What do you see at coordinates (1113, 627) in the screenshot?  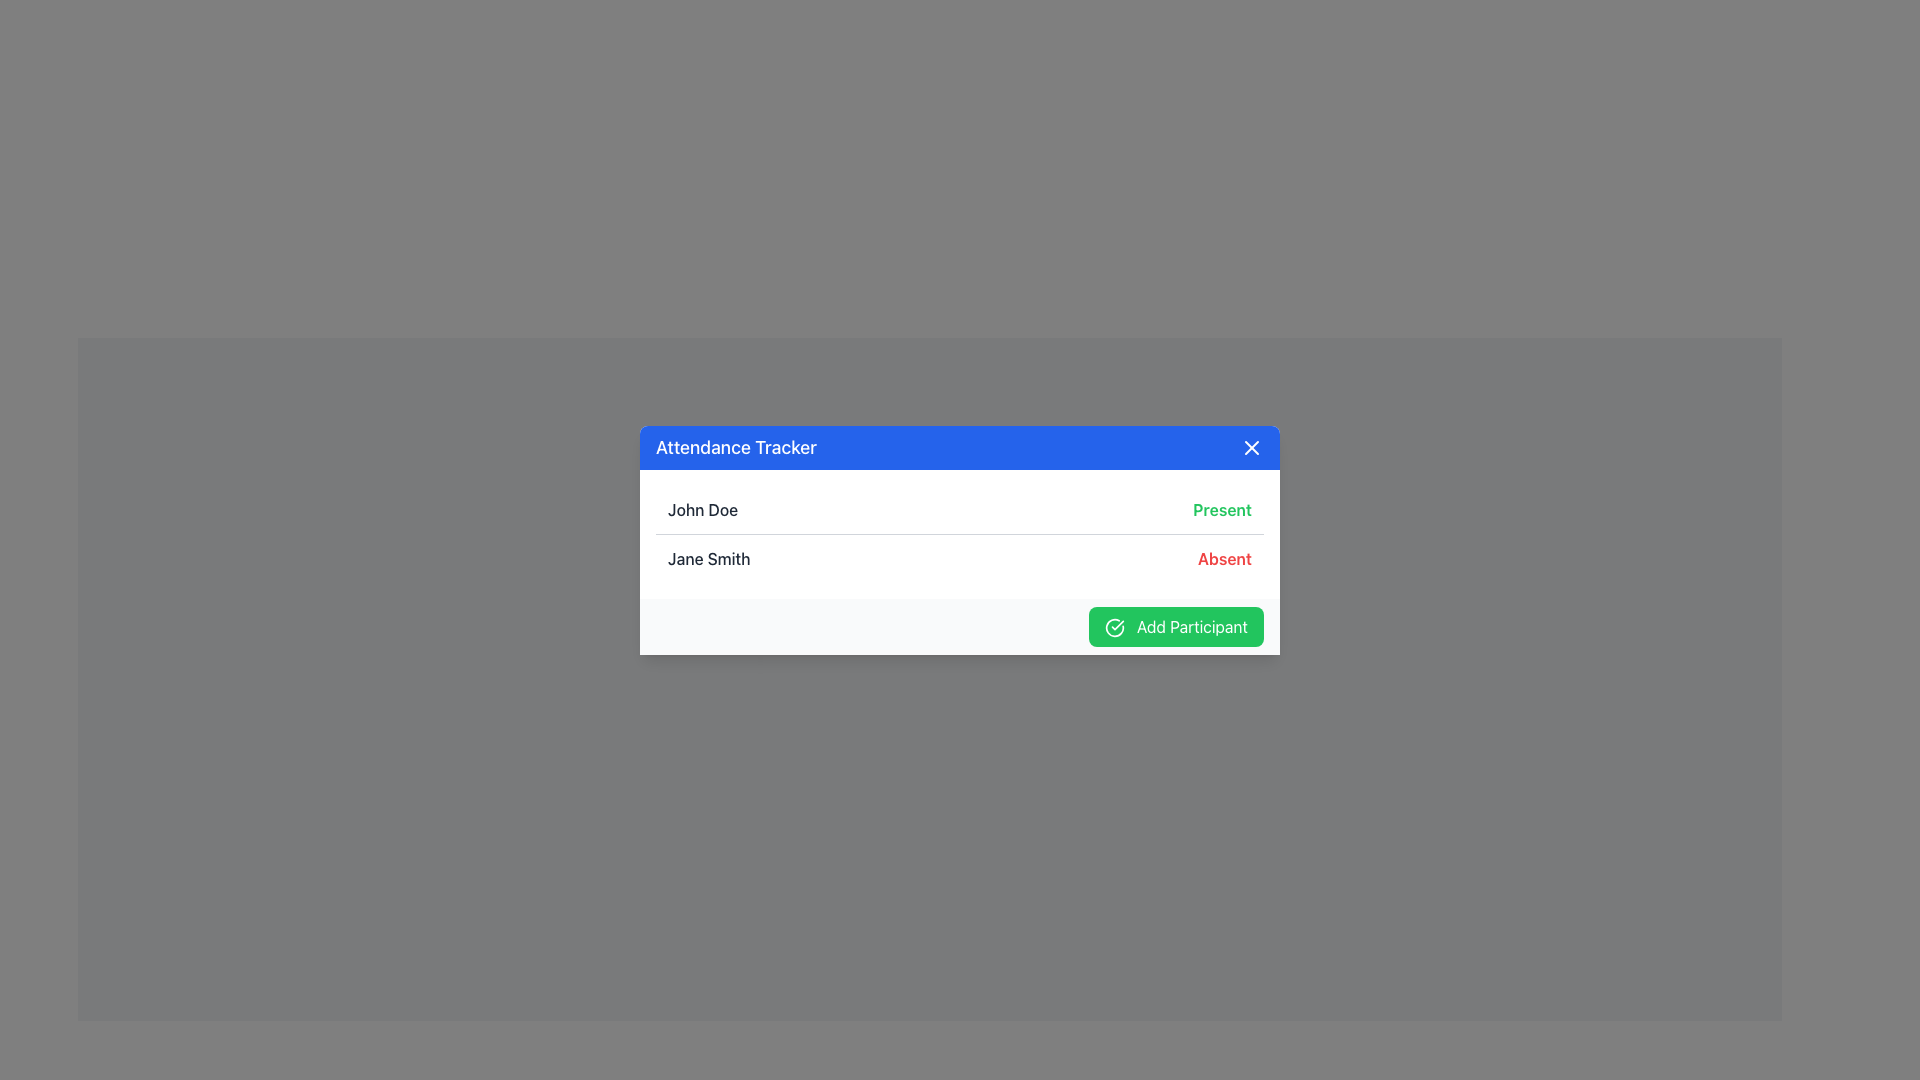 I see `the button containing the SVG icon with a check mark, located at the bottom-right corner of the dialog box, next to the 'Add Participant' text` at bounding box center [1113, 627].